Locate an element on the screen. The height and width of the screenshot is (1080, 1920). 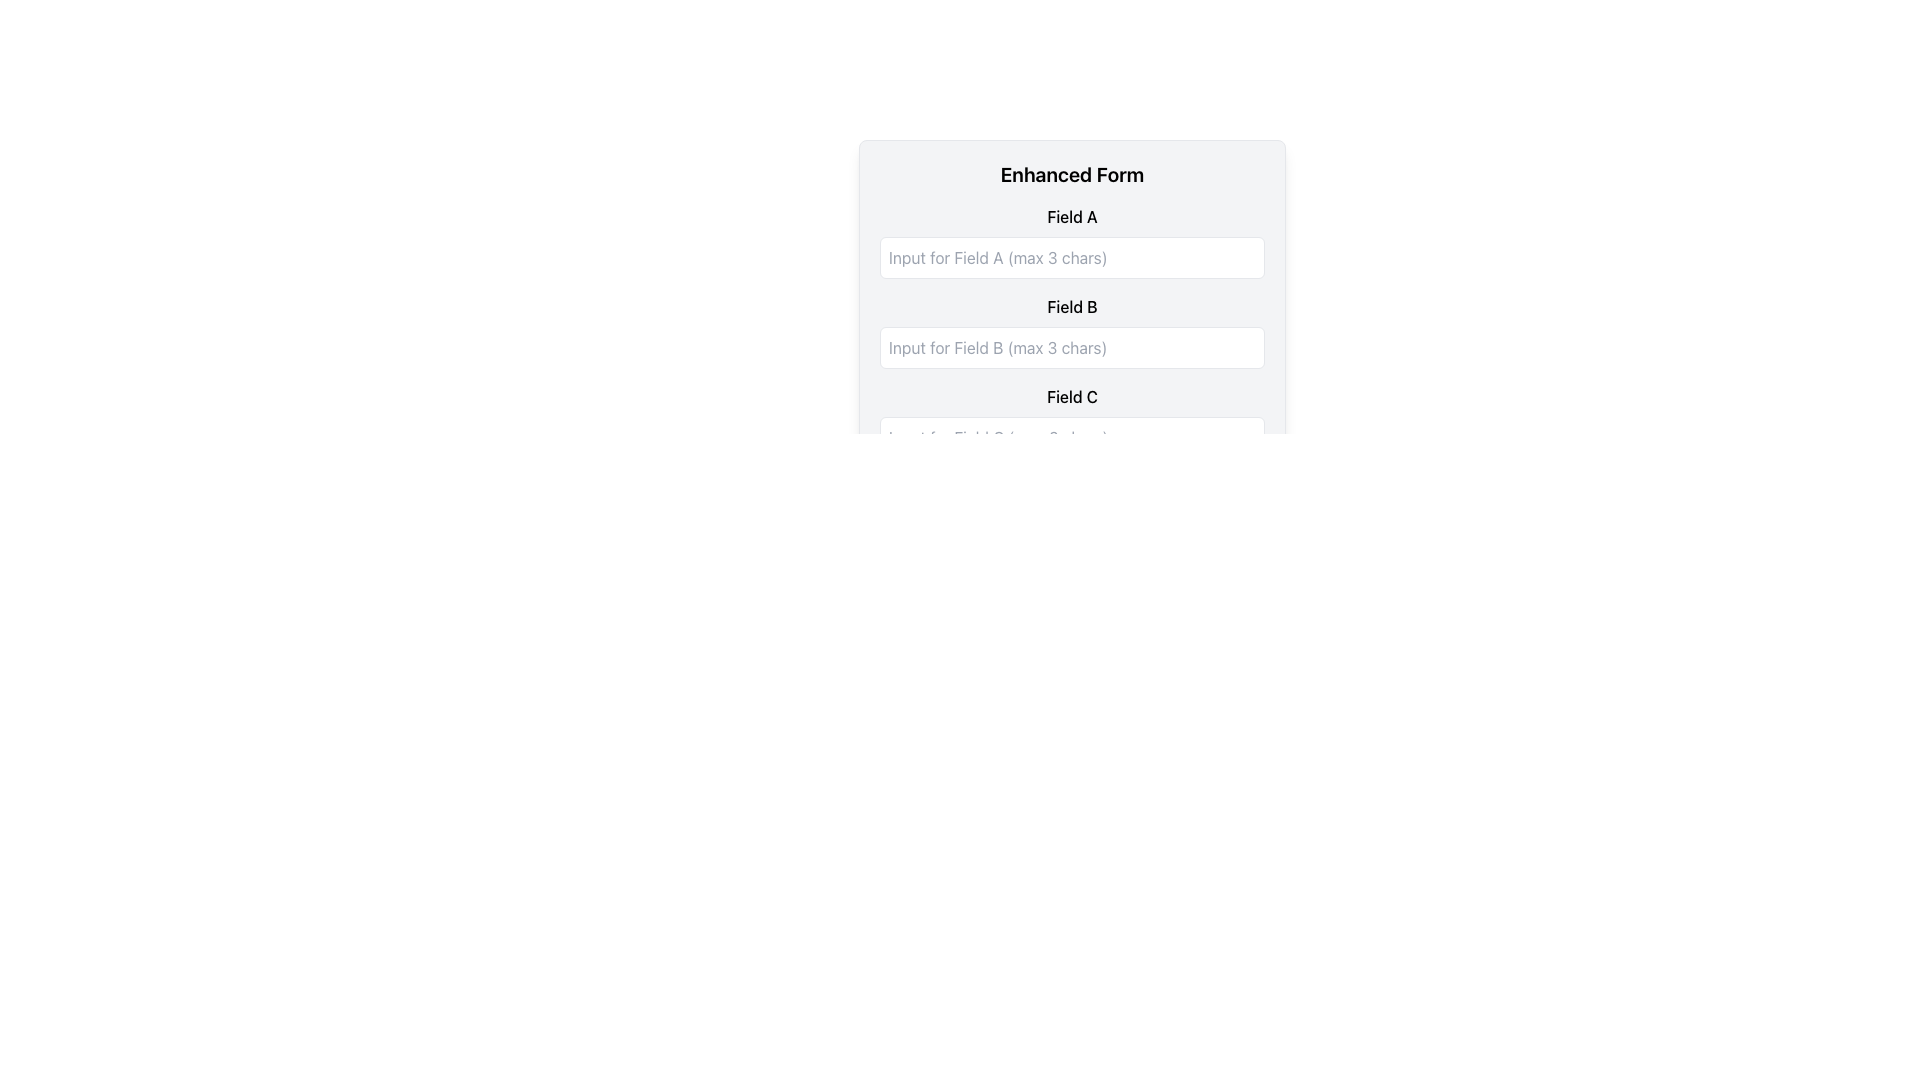
text label 'Field C', which is the third label in a vertical layout, styled with medium font weight, positioned directly above its associated input box is located at coordinates (1071, 397).